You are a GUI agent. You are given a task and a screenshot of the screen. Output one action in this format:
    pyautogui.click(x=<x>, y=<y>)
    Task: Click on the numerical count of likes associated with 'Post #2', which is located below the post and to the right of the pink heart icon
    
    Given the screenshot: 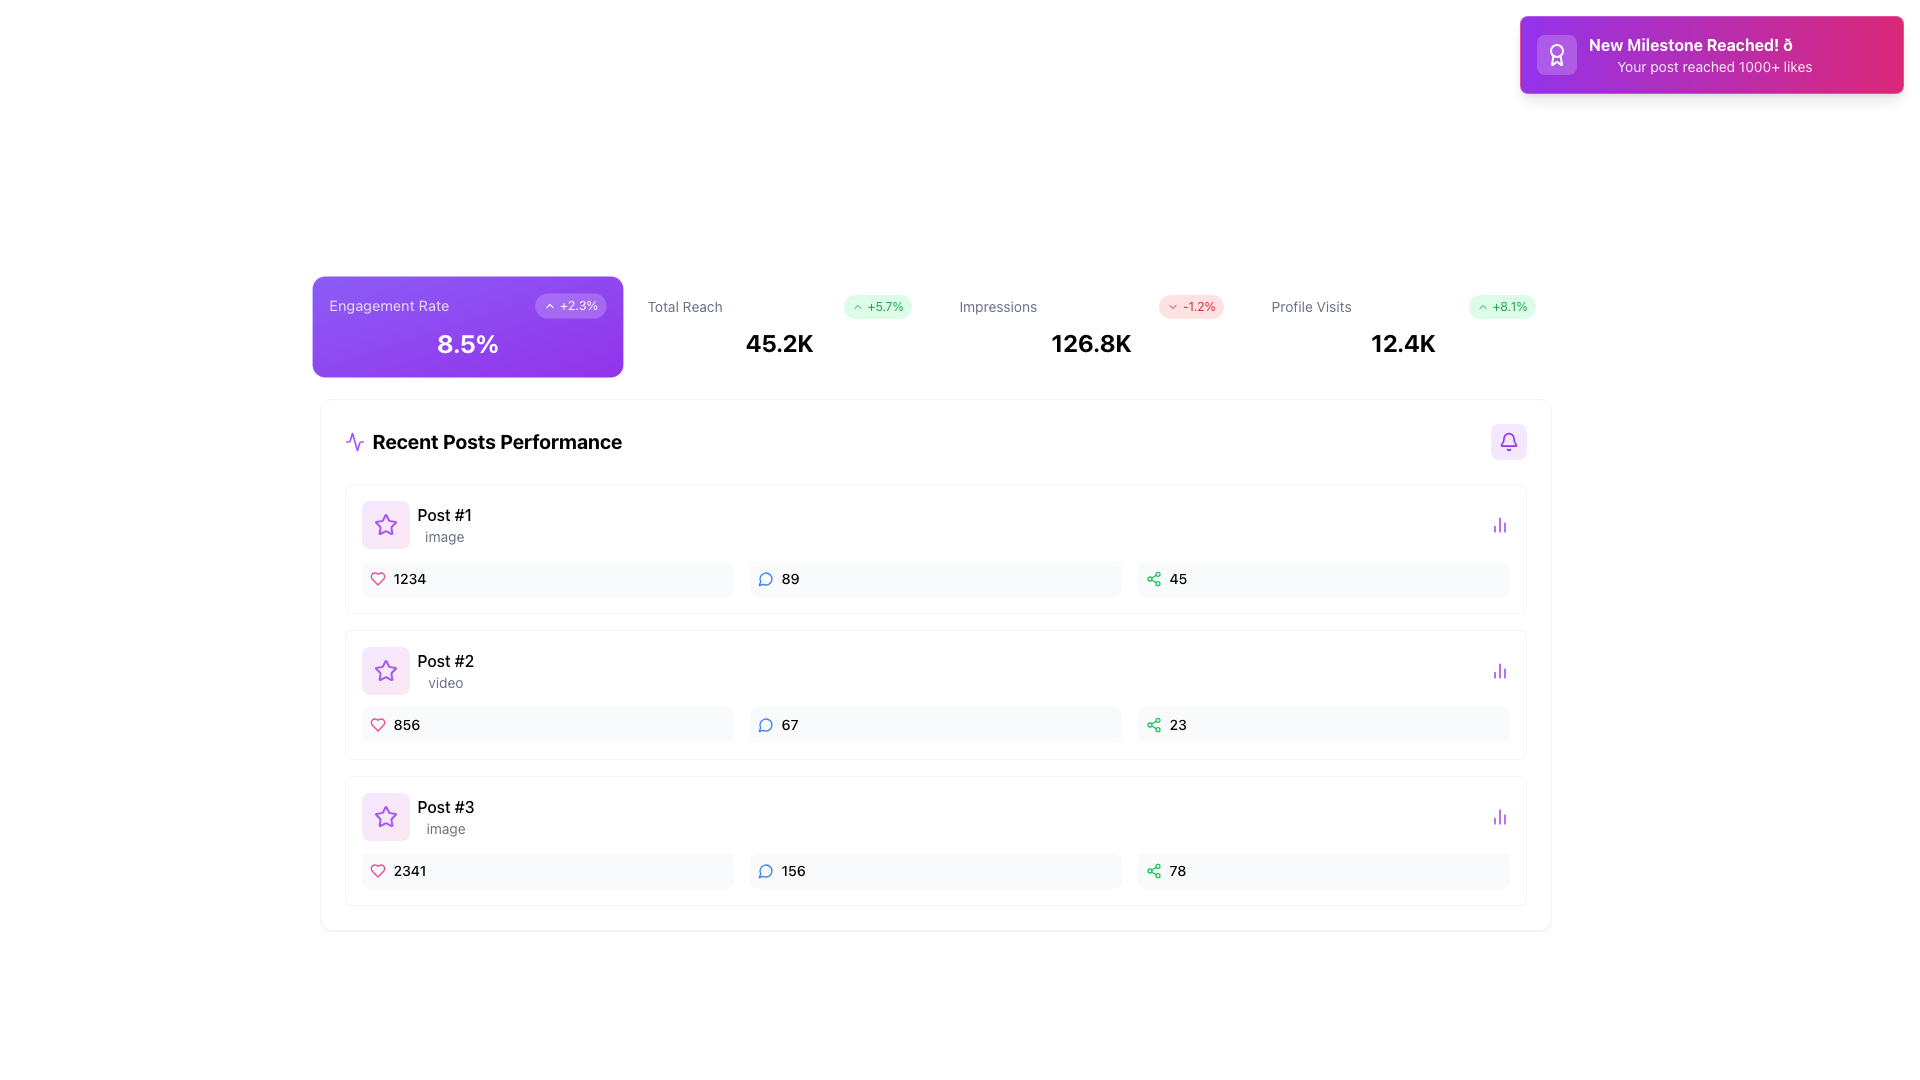 What is the action you would take?
    pyautogui.click(x=405, y=725)
    